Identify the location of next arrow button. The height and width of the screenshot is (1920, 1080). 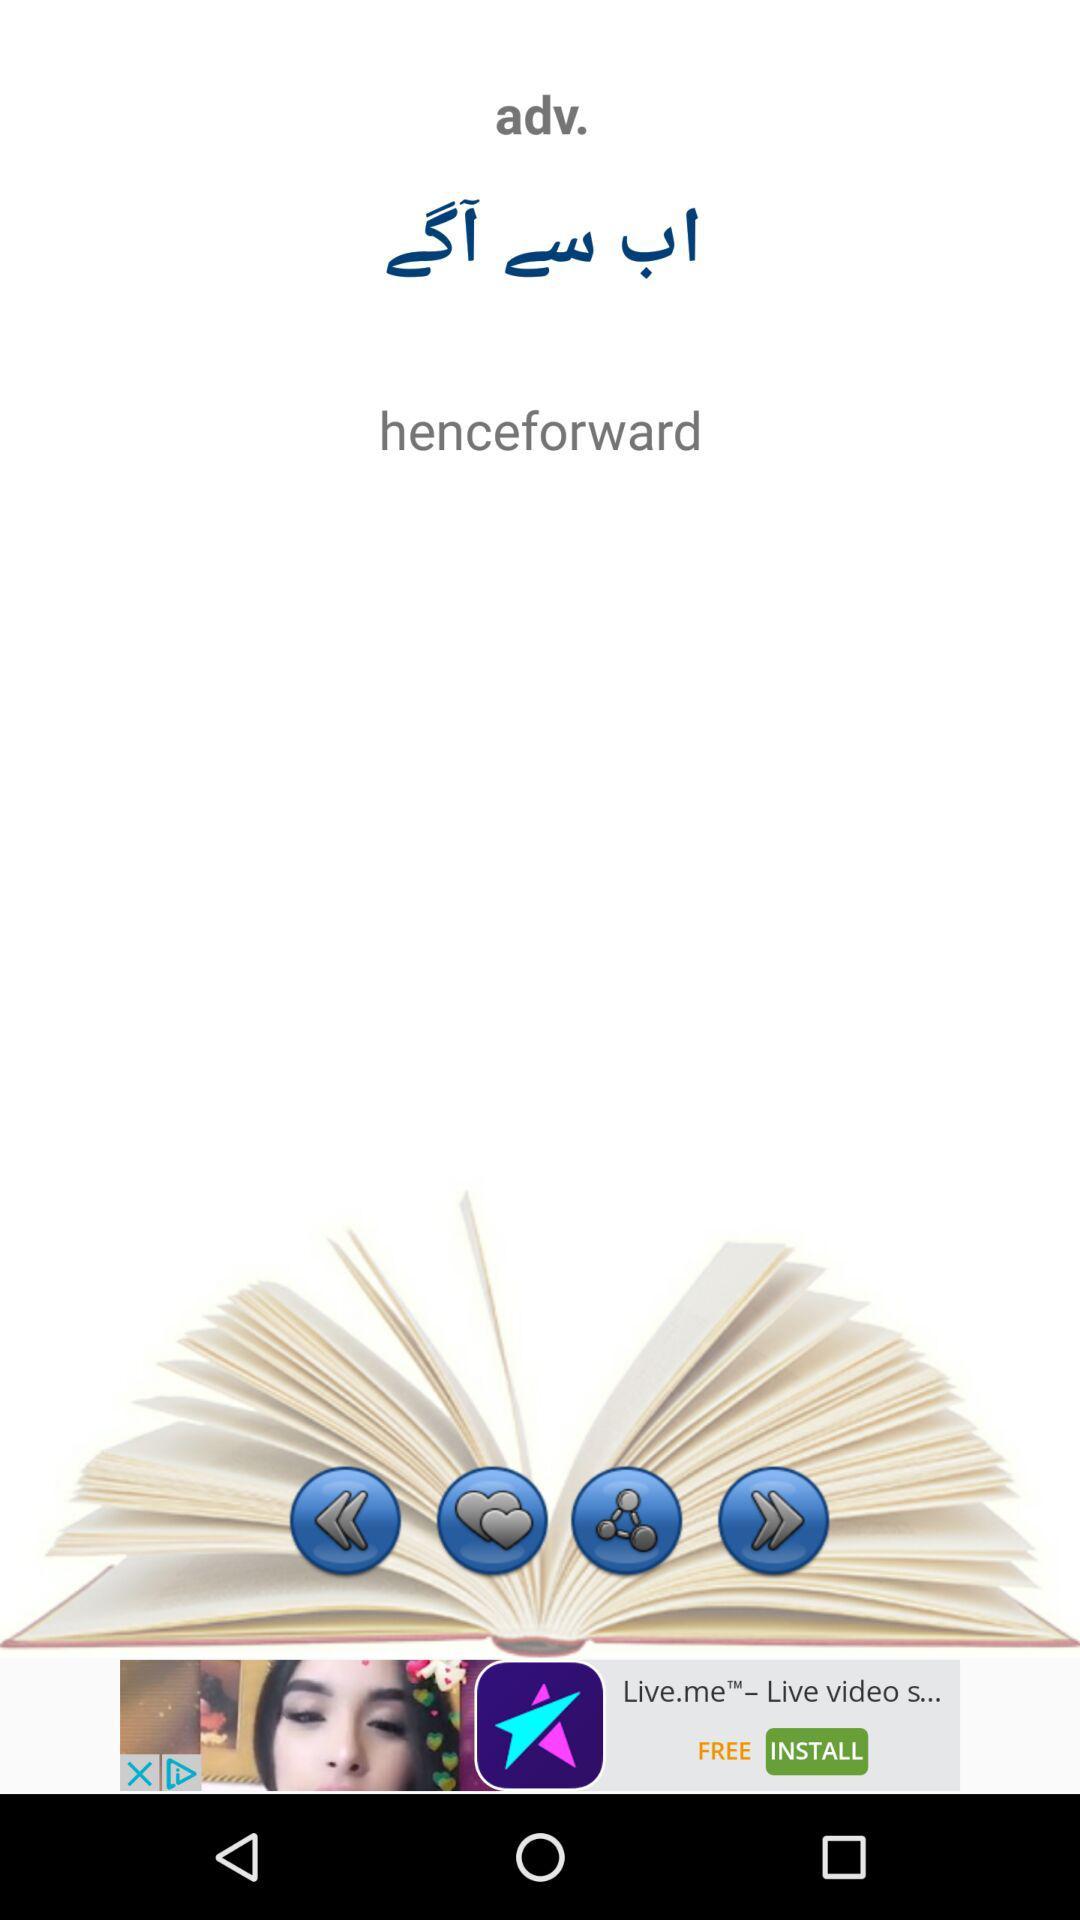
(772, 1522).